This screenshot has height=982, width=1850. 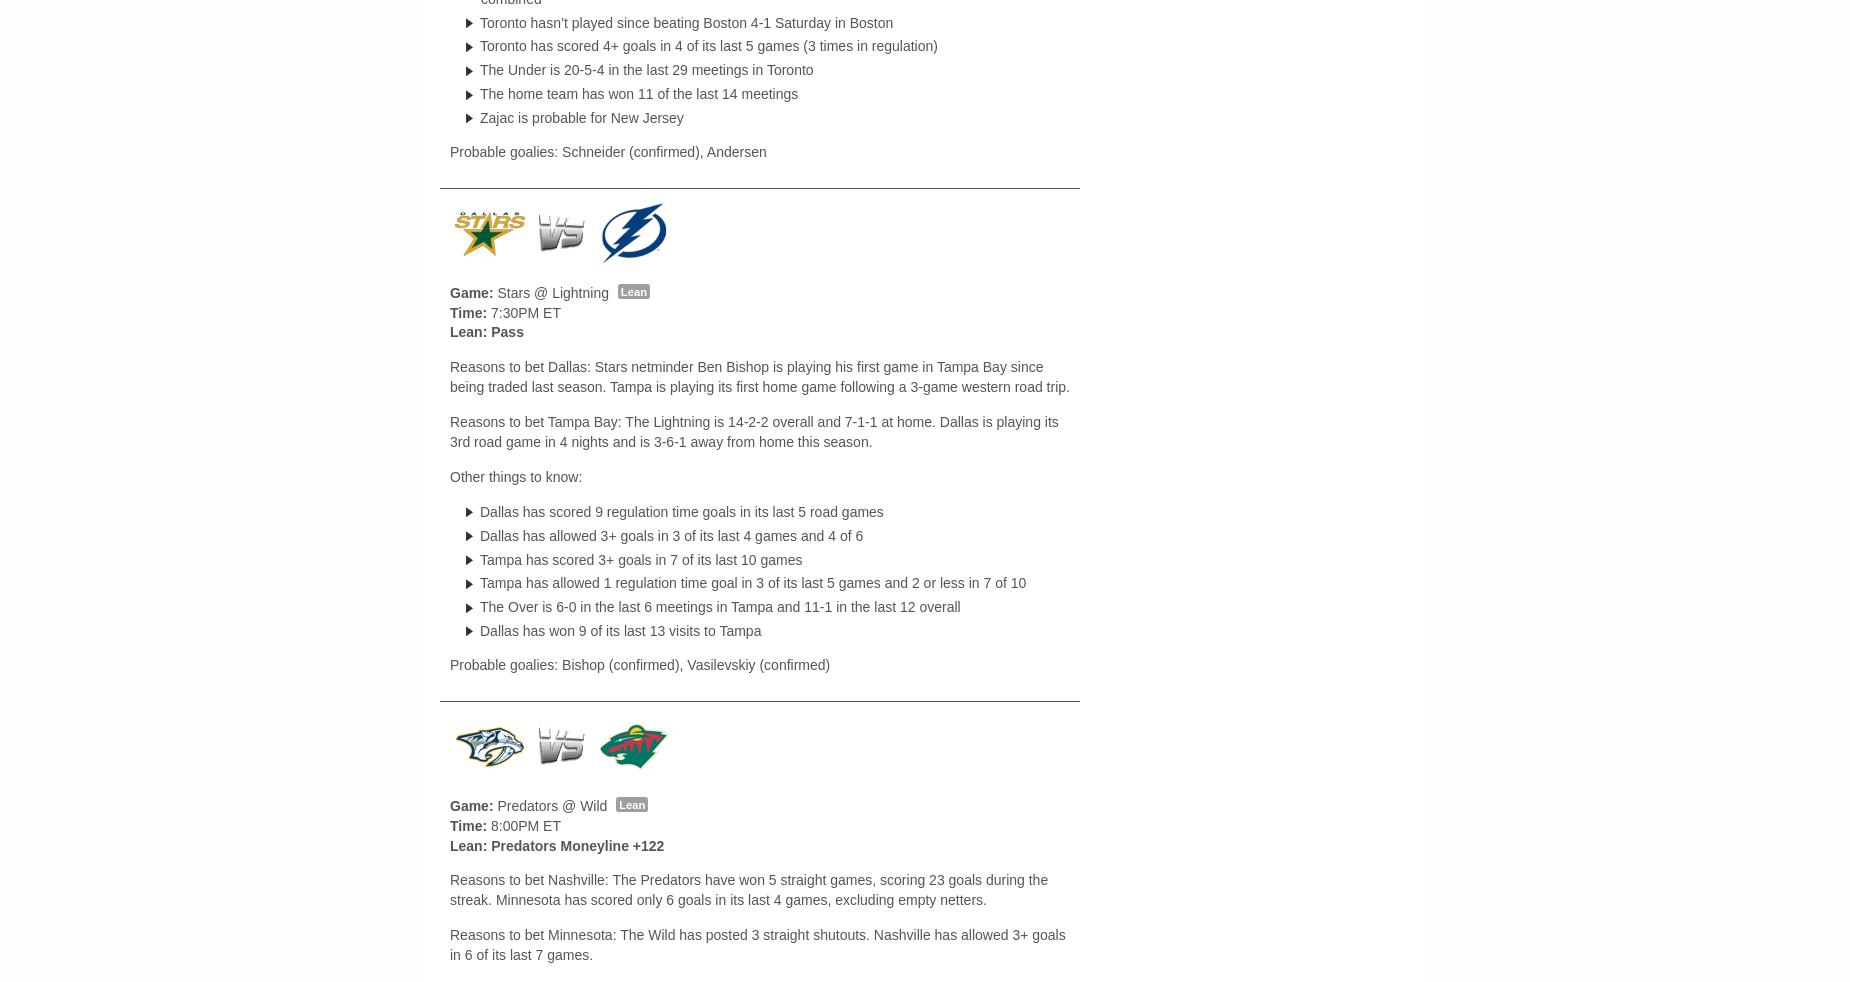 I want to click on 'Reasons to bet Minnesota: The Wild has posted 3 straight shutouts. Nashville has allowed 3+ goals in 6 of its last 7 games.', so click(x=757, y=944).